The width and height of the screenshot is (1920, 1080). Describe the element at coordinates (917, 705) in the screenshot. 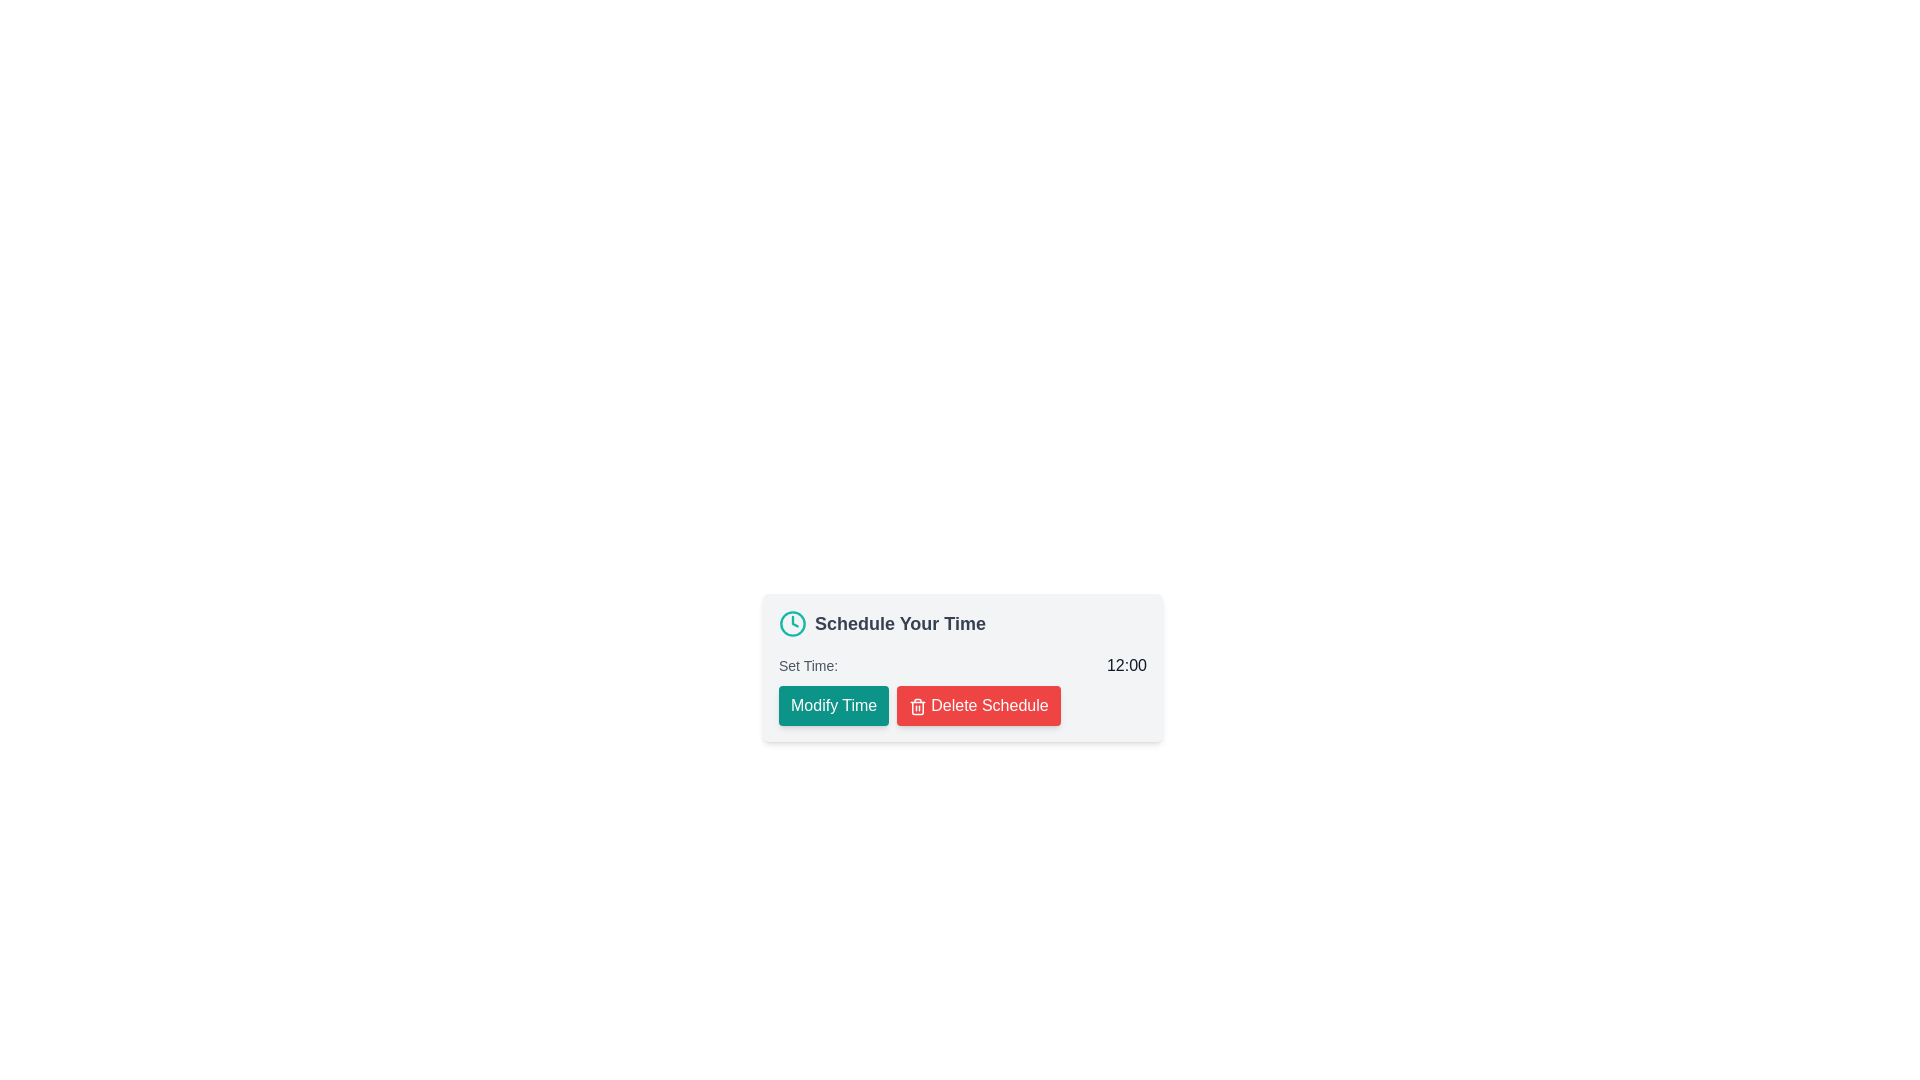

I see `the red button labeled 'Delete Schedule'` at that location.